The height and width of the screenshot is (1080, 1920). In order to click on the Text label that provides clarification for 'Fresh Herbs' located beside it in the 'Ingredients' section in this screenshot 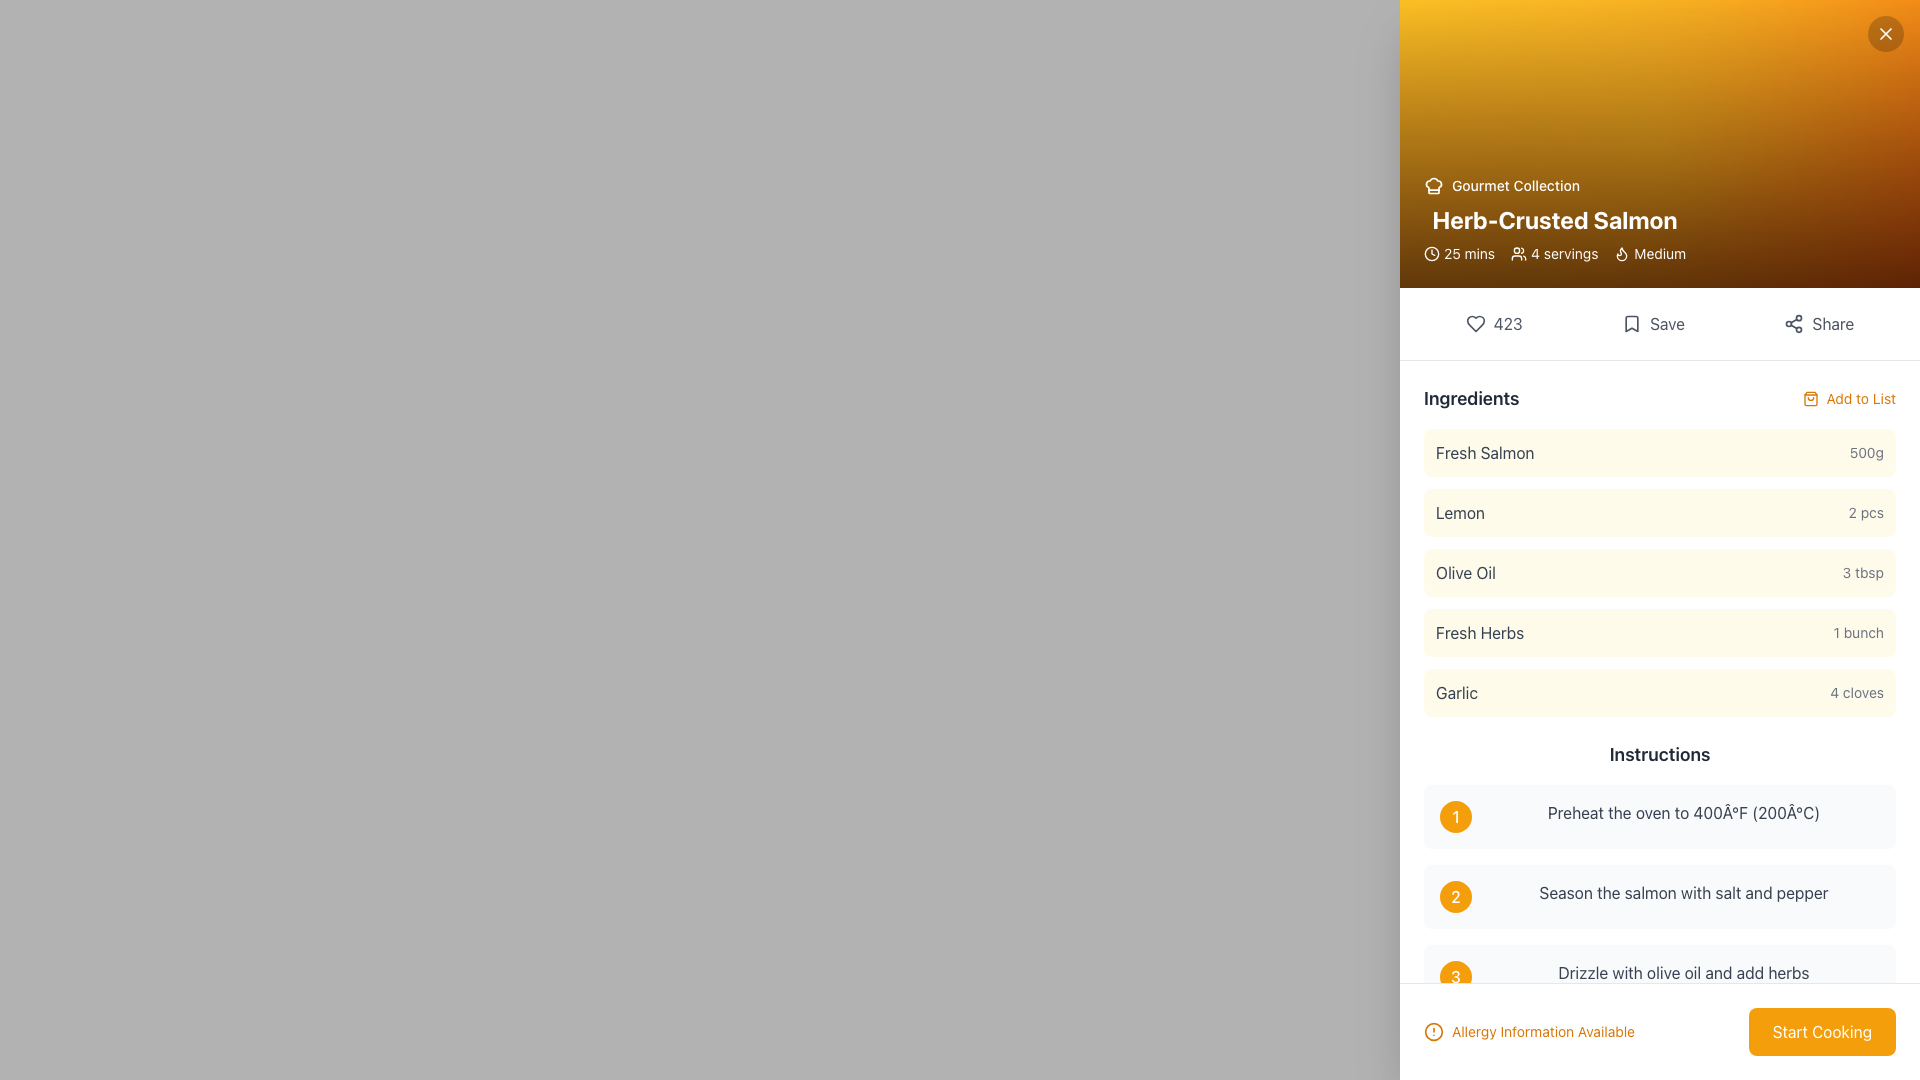, I will do `click(1857, 632)`.